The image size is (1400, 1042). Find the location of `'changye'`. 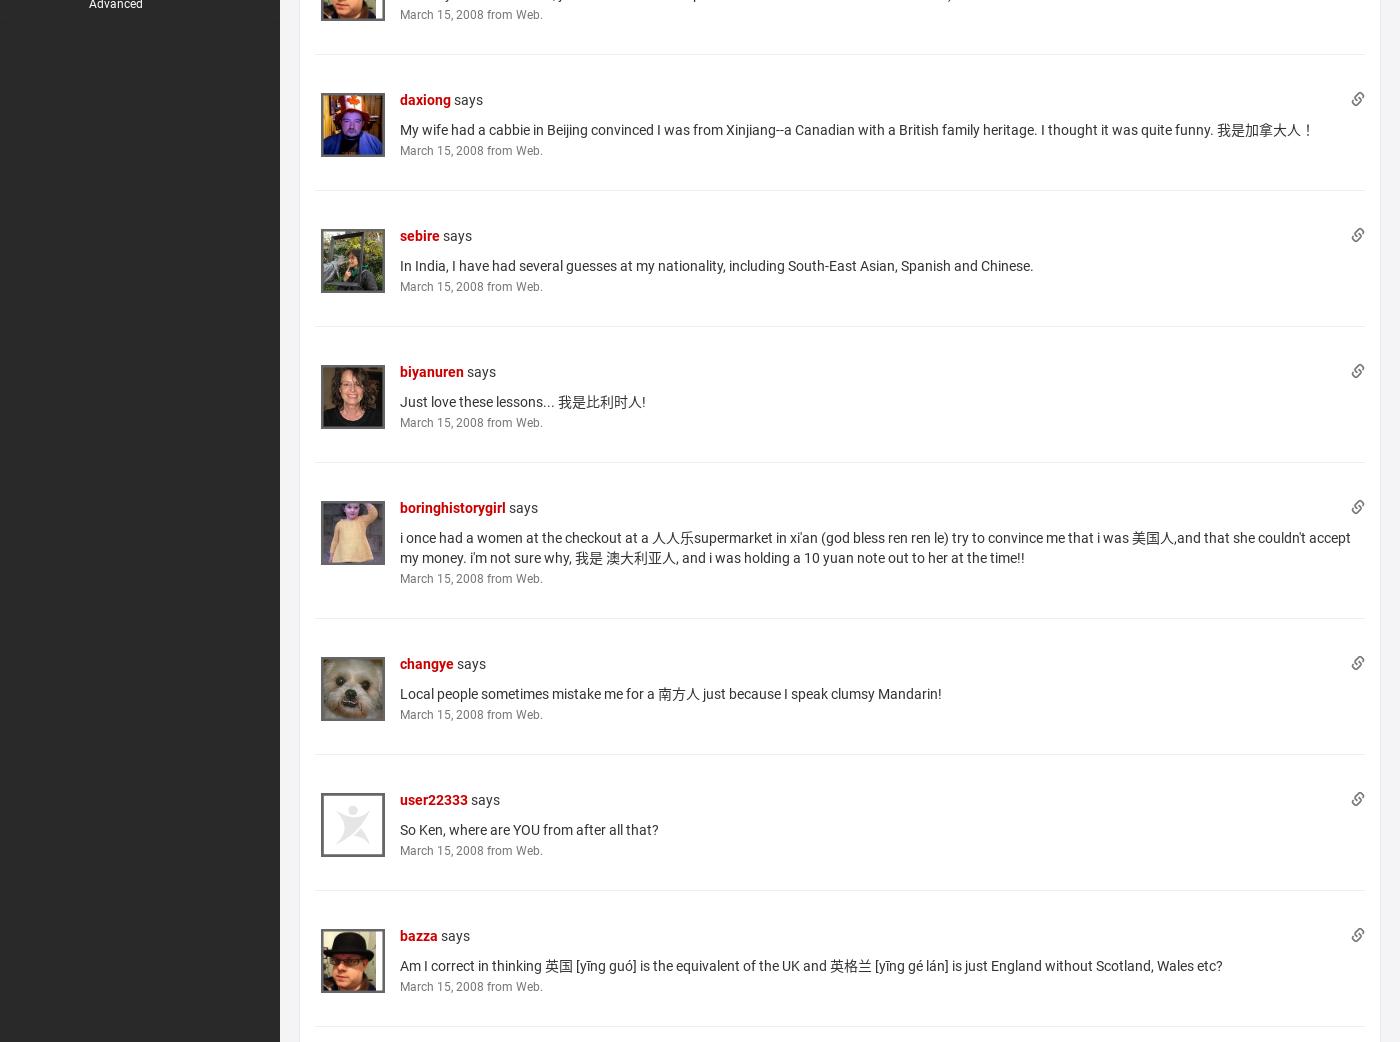

'changye' is located at coordinates (427, 663).